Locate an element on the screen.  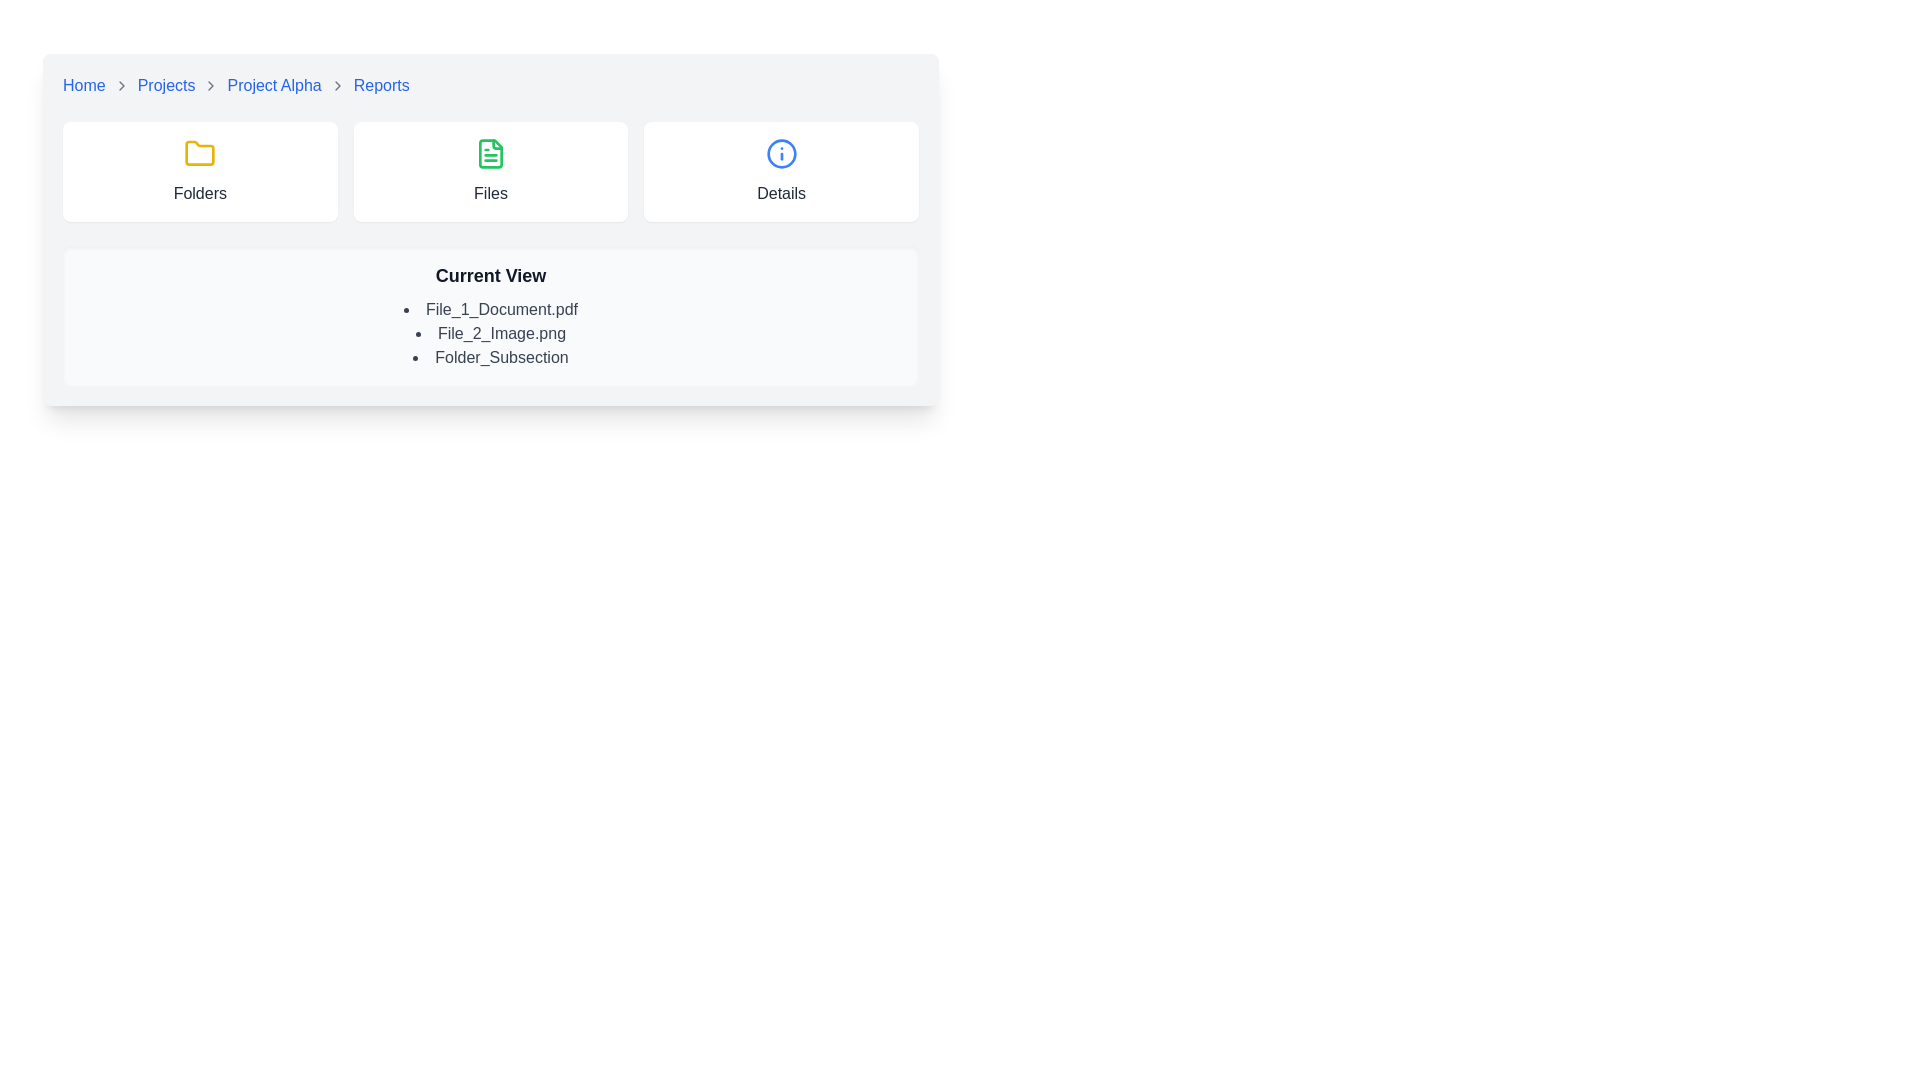
the right-pointing chevron icon, which serves as a navigation separator between the 'Projects' link and the 'Project Alpha' link in the breadcrumb navigation layout is located at coordinates (211, 84).